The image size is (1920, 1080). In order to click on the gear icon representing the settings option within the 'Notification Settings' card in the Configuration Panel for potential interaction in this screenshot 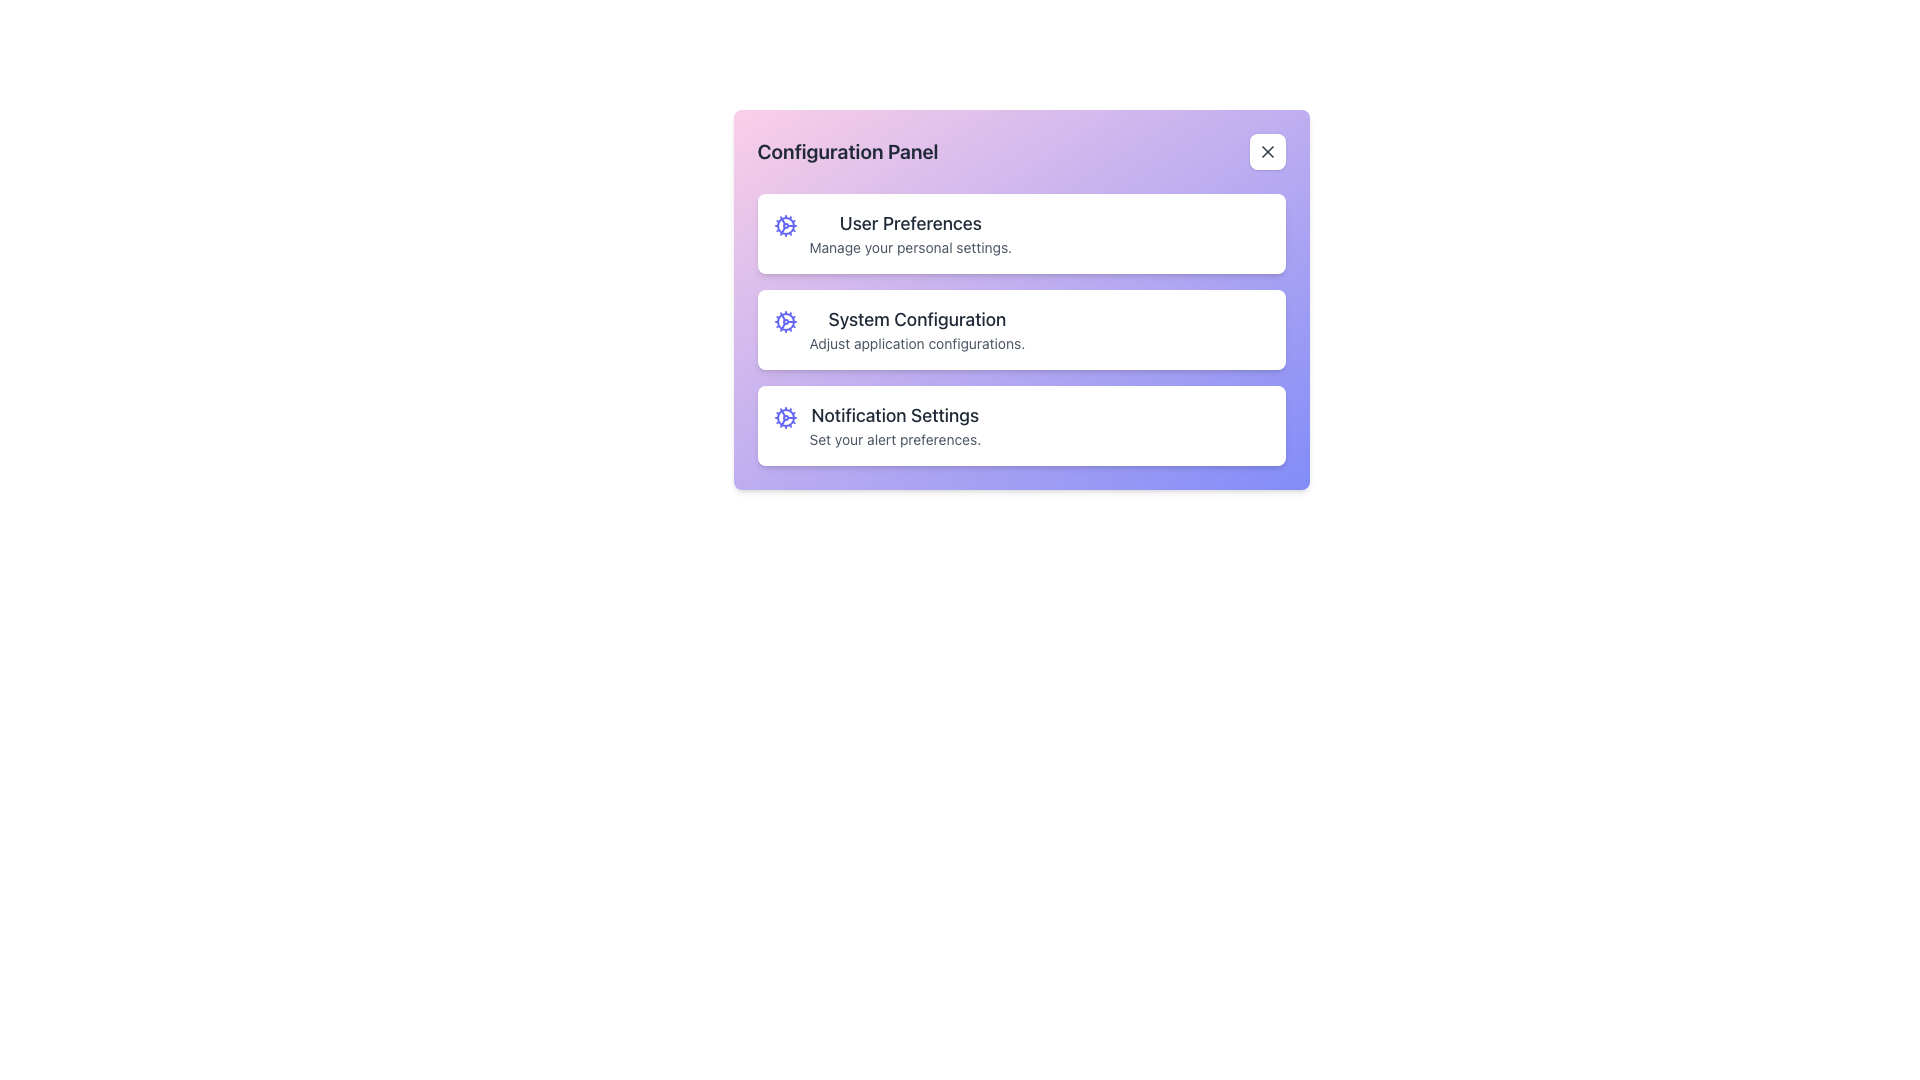, I will do `click(784, 416)`.